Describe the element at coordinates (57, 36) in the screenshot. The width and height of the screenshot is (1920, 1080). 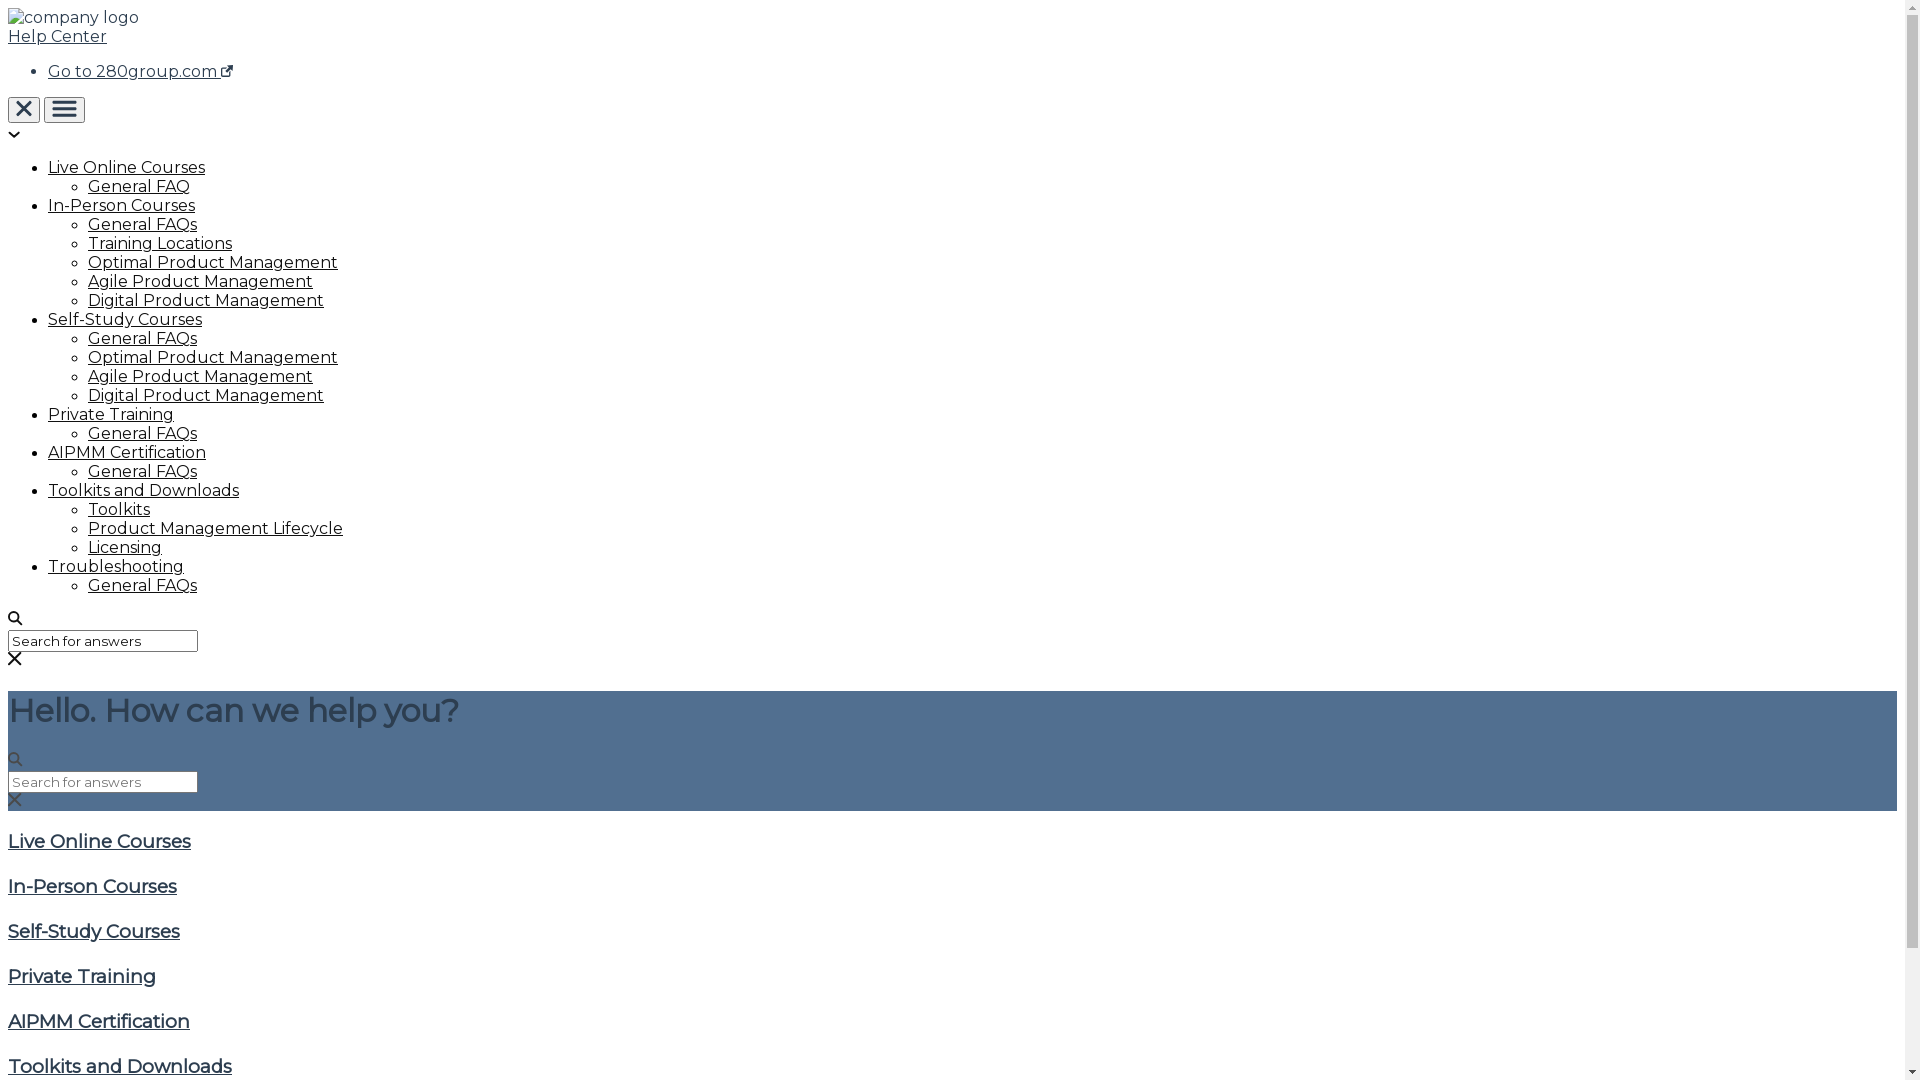
I see `'Help Center'` at that location.